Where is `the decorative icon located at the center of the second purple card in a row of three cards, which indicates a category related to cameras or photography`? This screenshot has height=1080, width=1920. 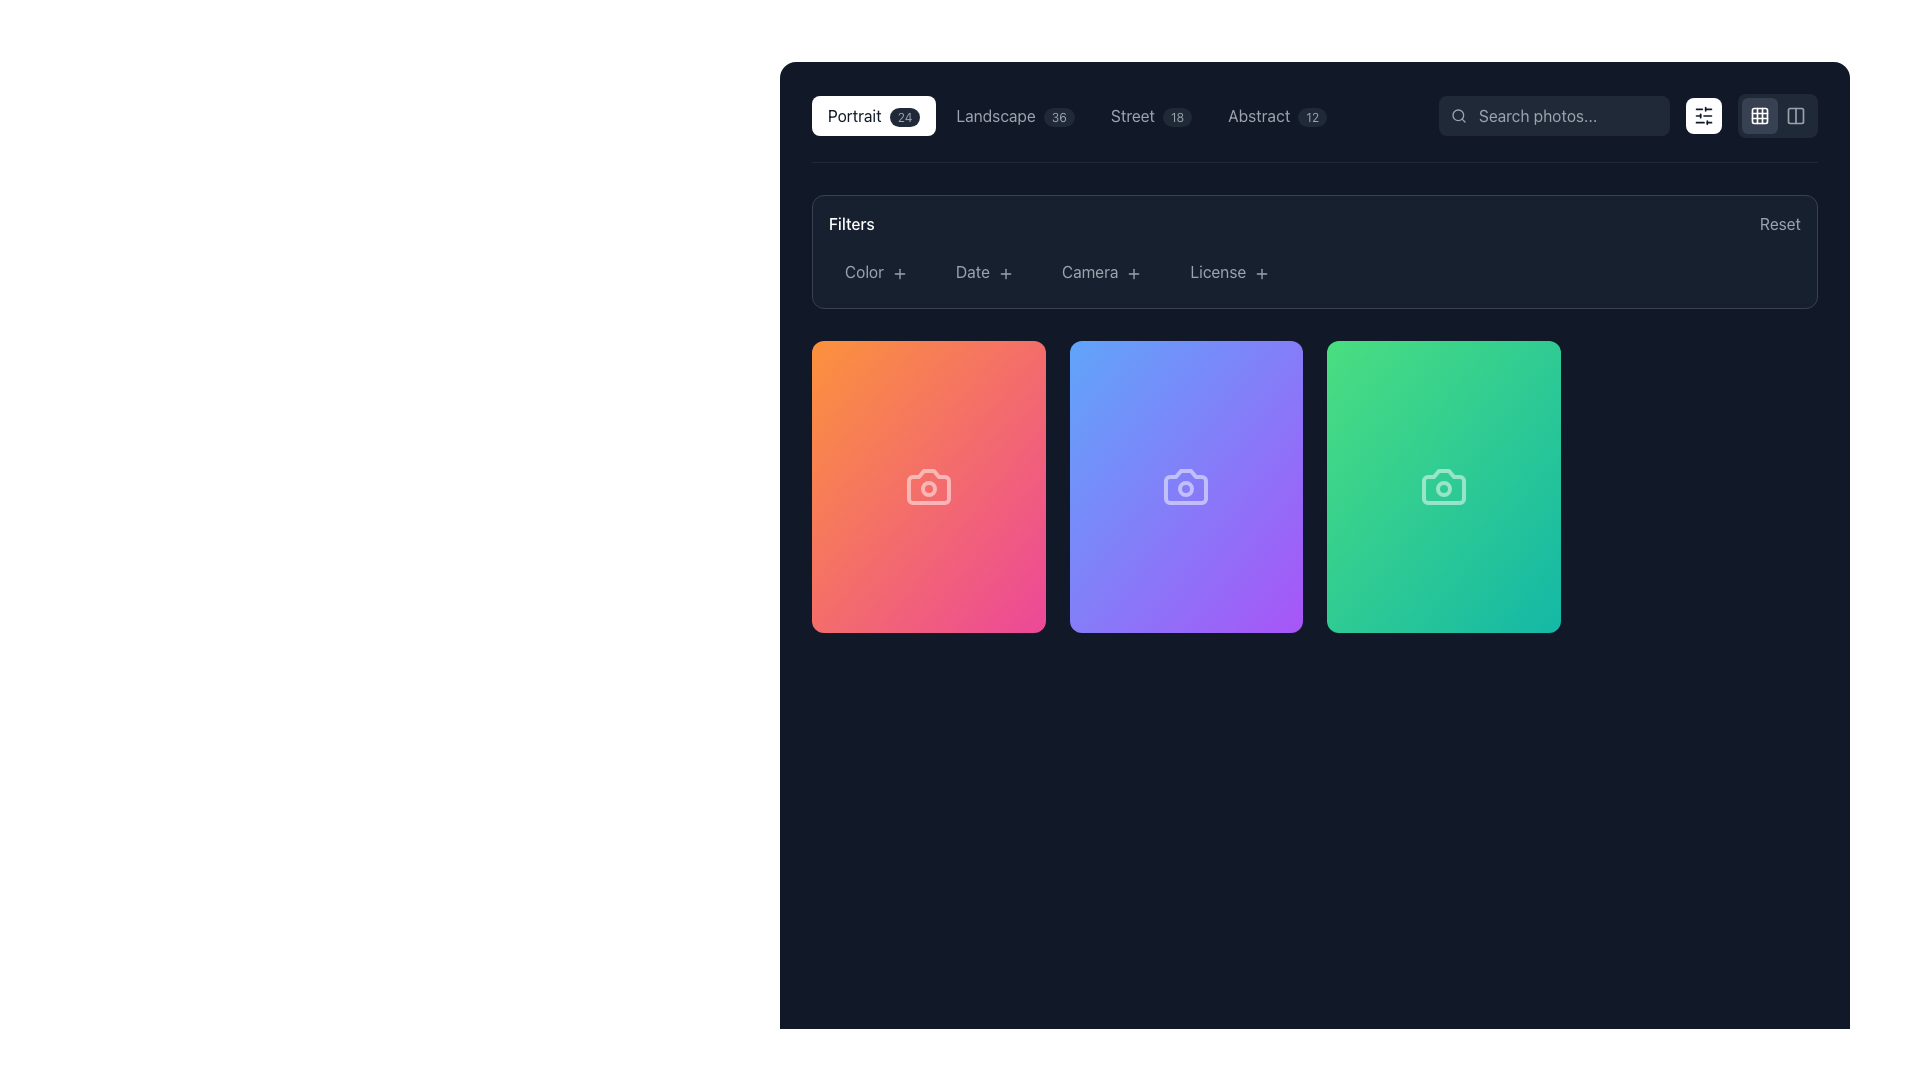
the decorative icon located at the center of the second purple card in a row of three cards, which indicates a category related to cameras or photography is located at coordinates (1186, 486).